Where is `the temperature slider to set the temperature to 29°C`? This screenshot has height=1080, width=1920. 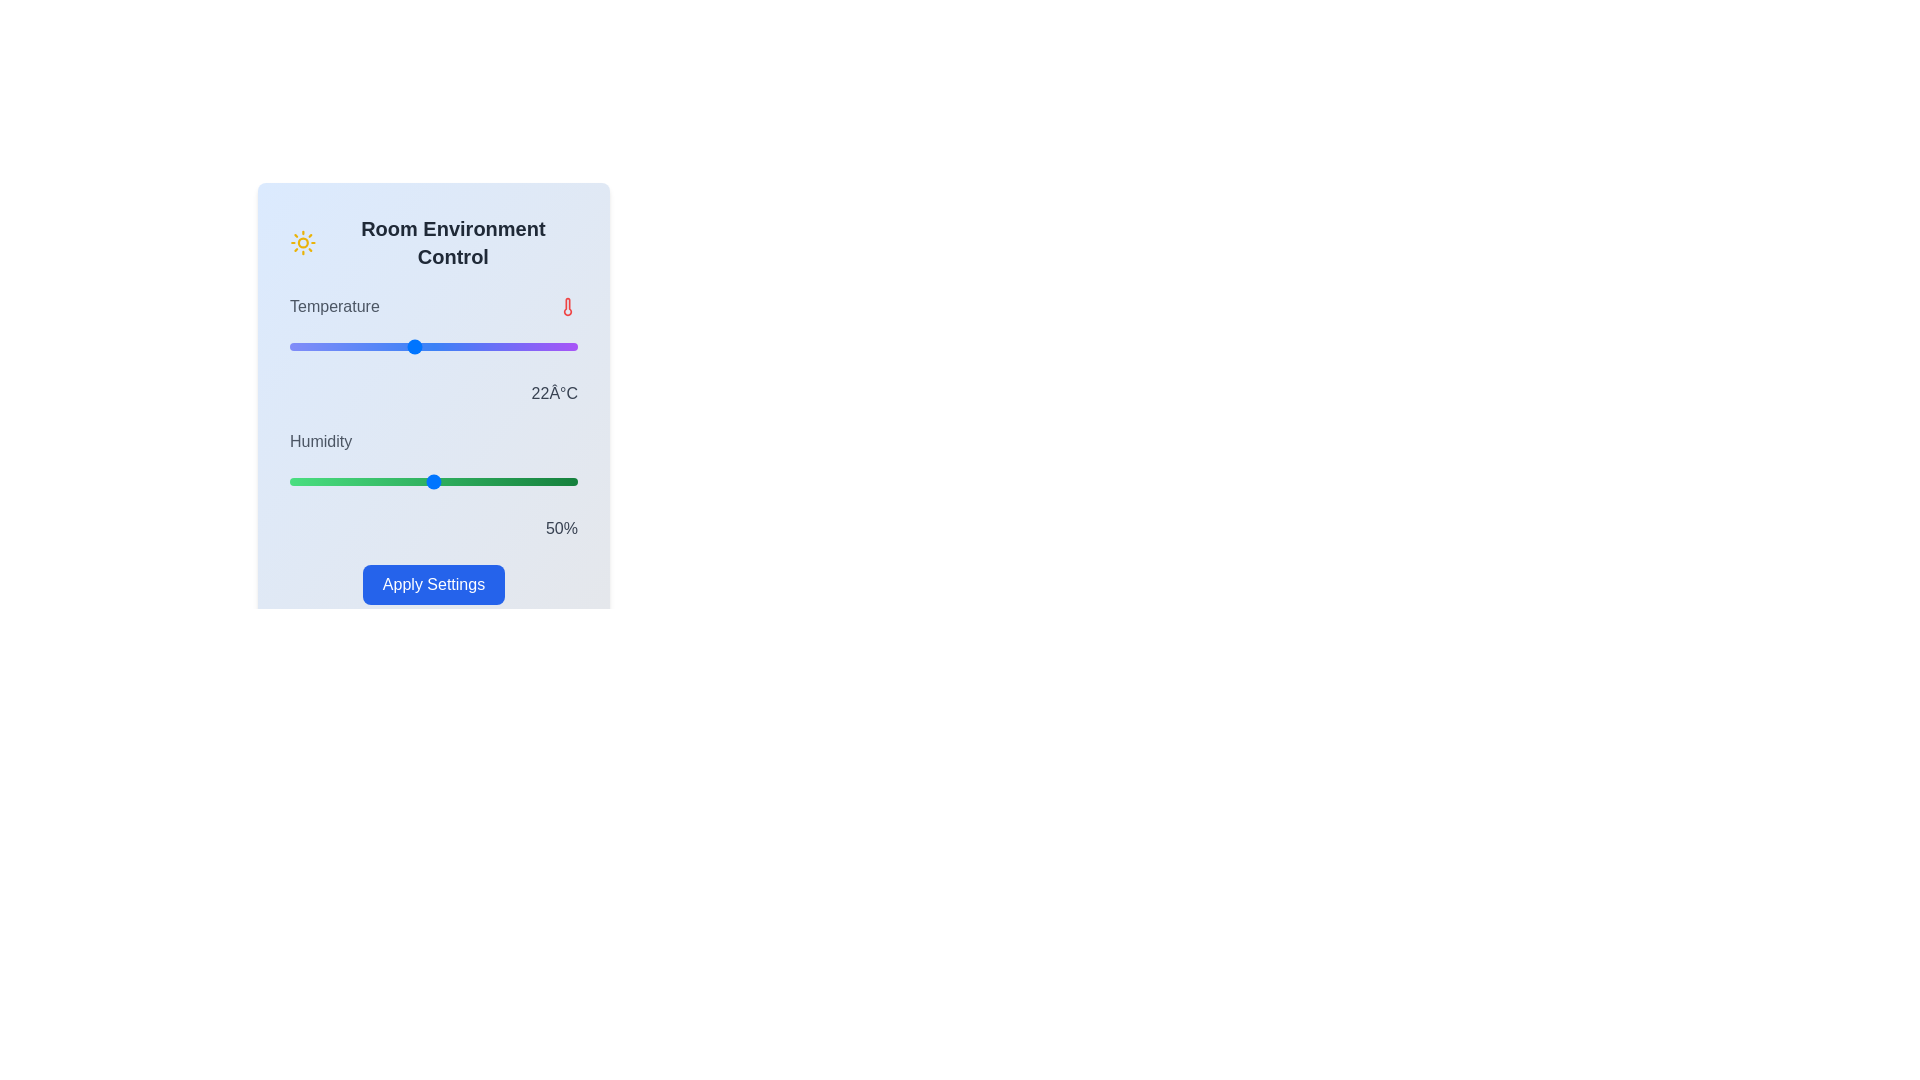 the temperature slider to set the temperature to 29°C is located at coordinates (557, 346).